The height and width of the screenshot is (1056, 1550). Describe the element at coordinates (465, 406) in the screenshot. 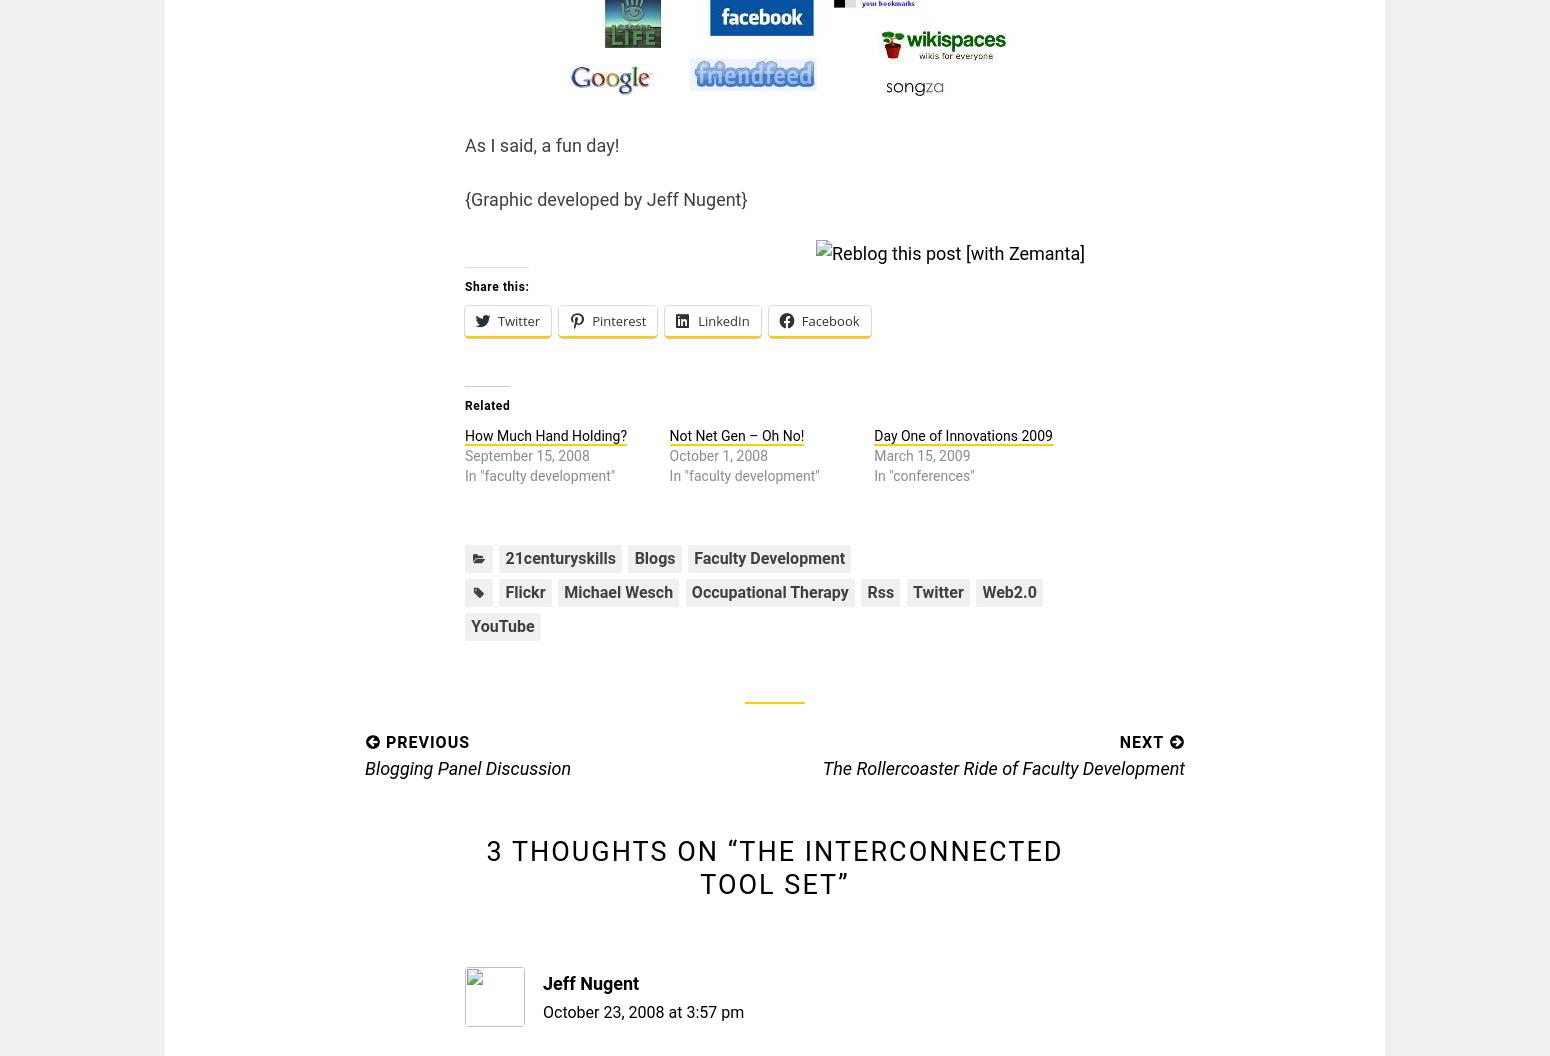

I see `'Related'` at that location.